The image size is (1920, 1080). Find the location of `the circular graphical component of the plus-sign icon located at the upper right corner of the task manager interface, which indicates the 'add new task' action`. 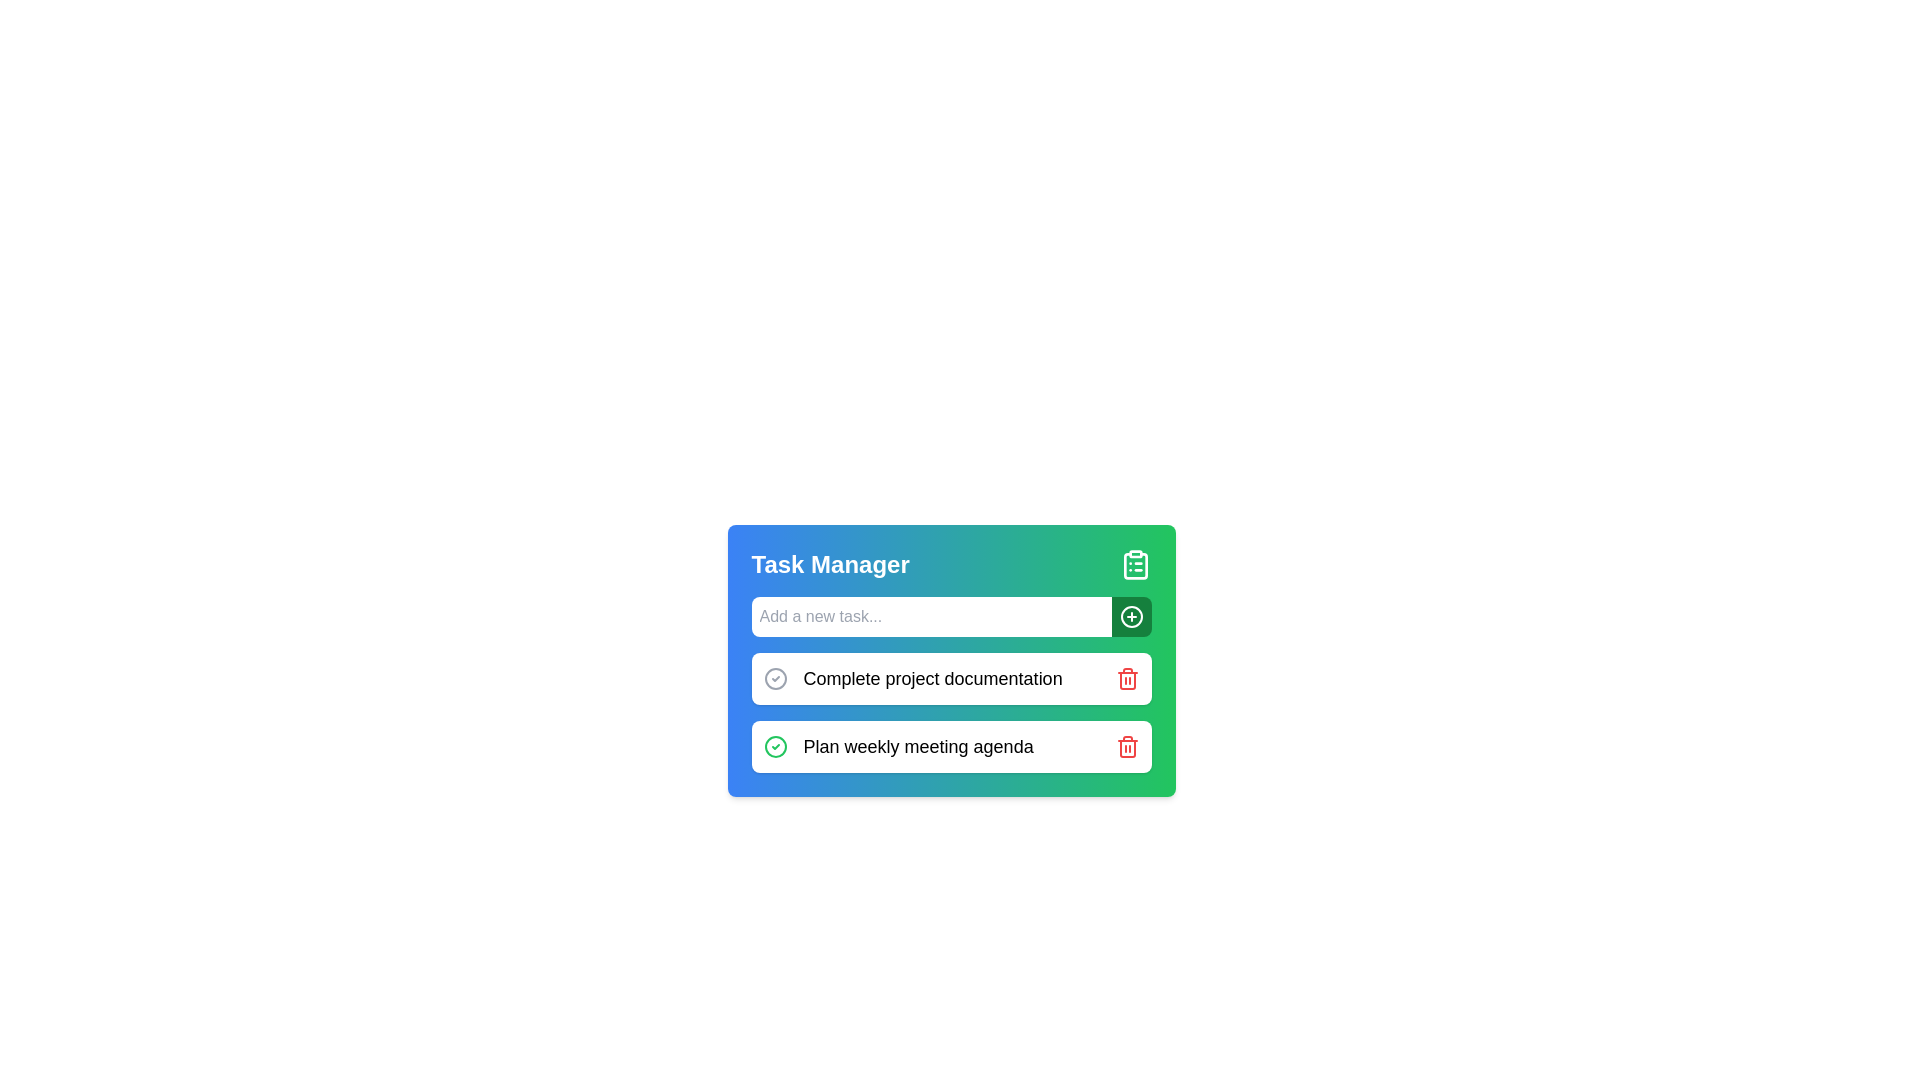

the circular graphical component of the plus-sign icon located at the upper right corner of the task manager interface, which indicates the 'add new task' action is located at coordinates (1131, 616).